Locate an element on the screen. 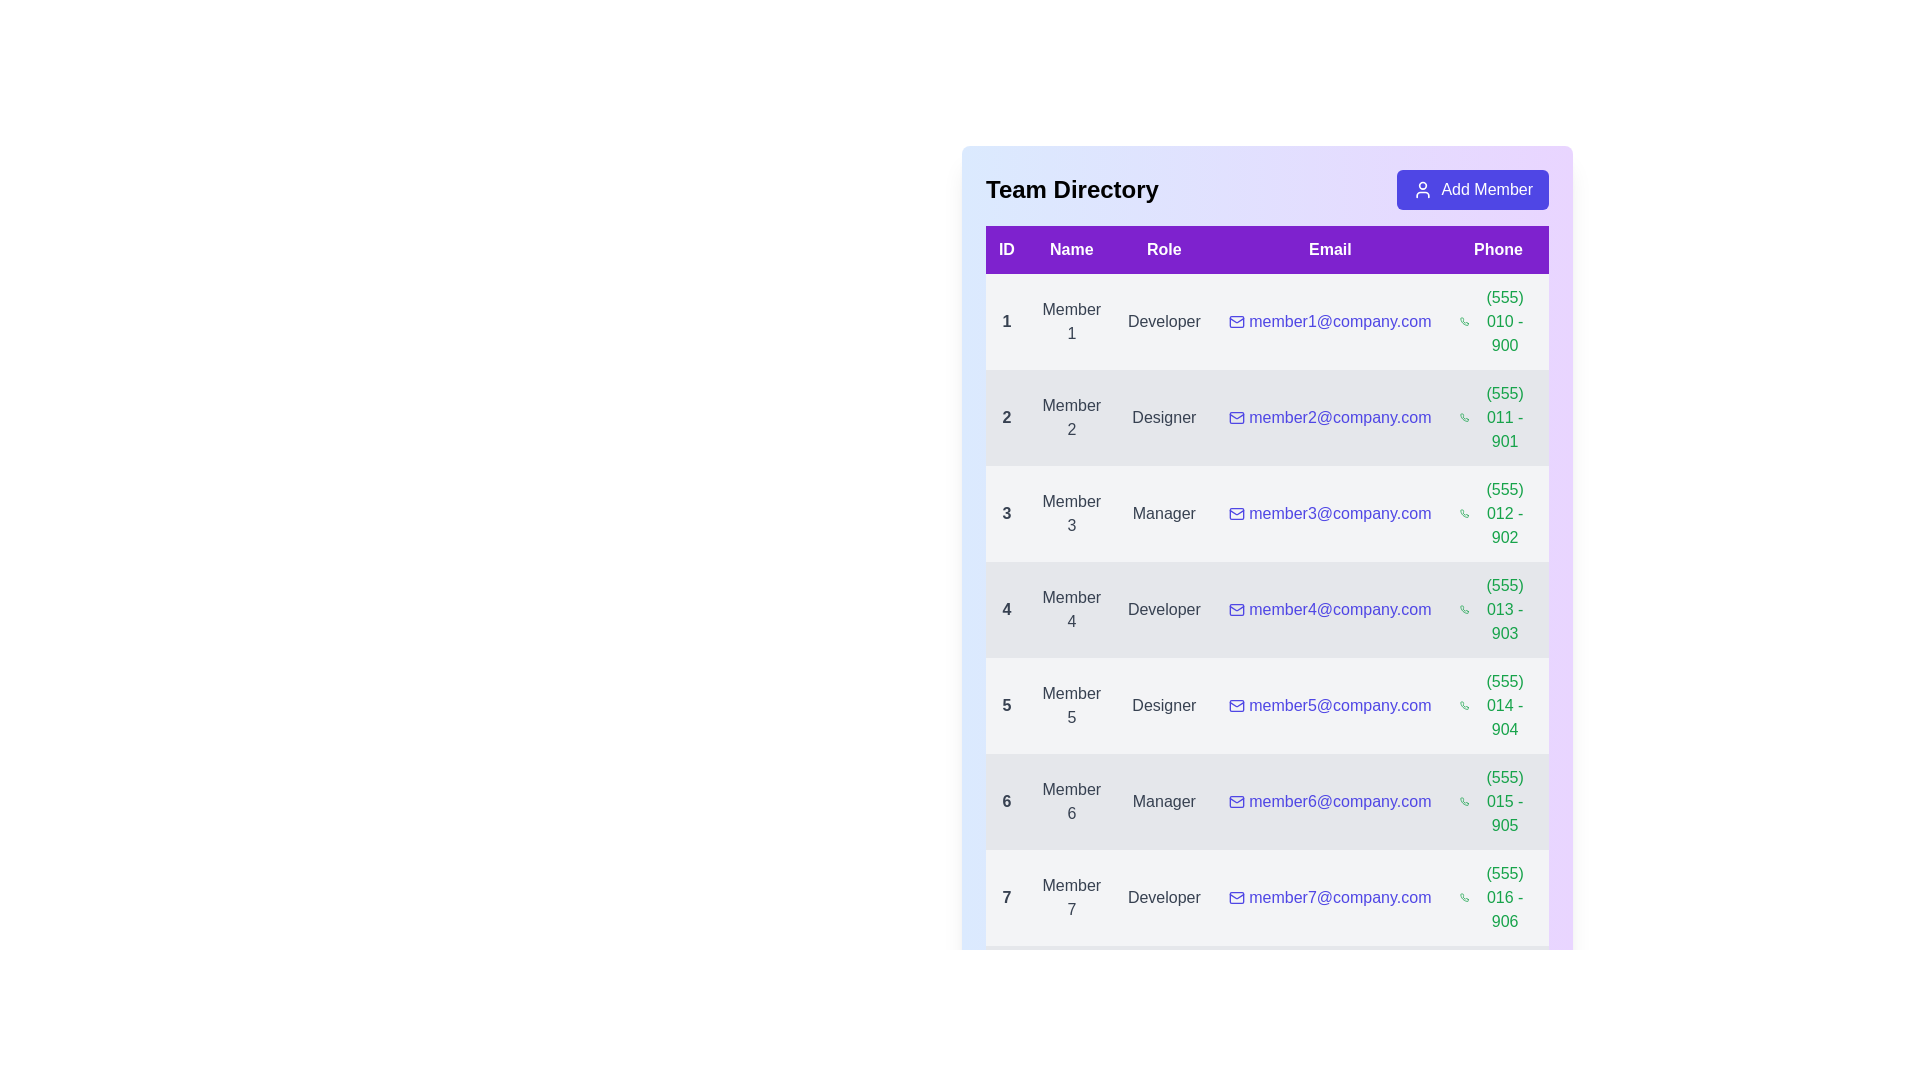 The height and width of the screenshot is (1080, 1920). the phone number (555) 016 - 906 to initiate a call is located at coordinates (1498, 897).